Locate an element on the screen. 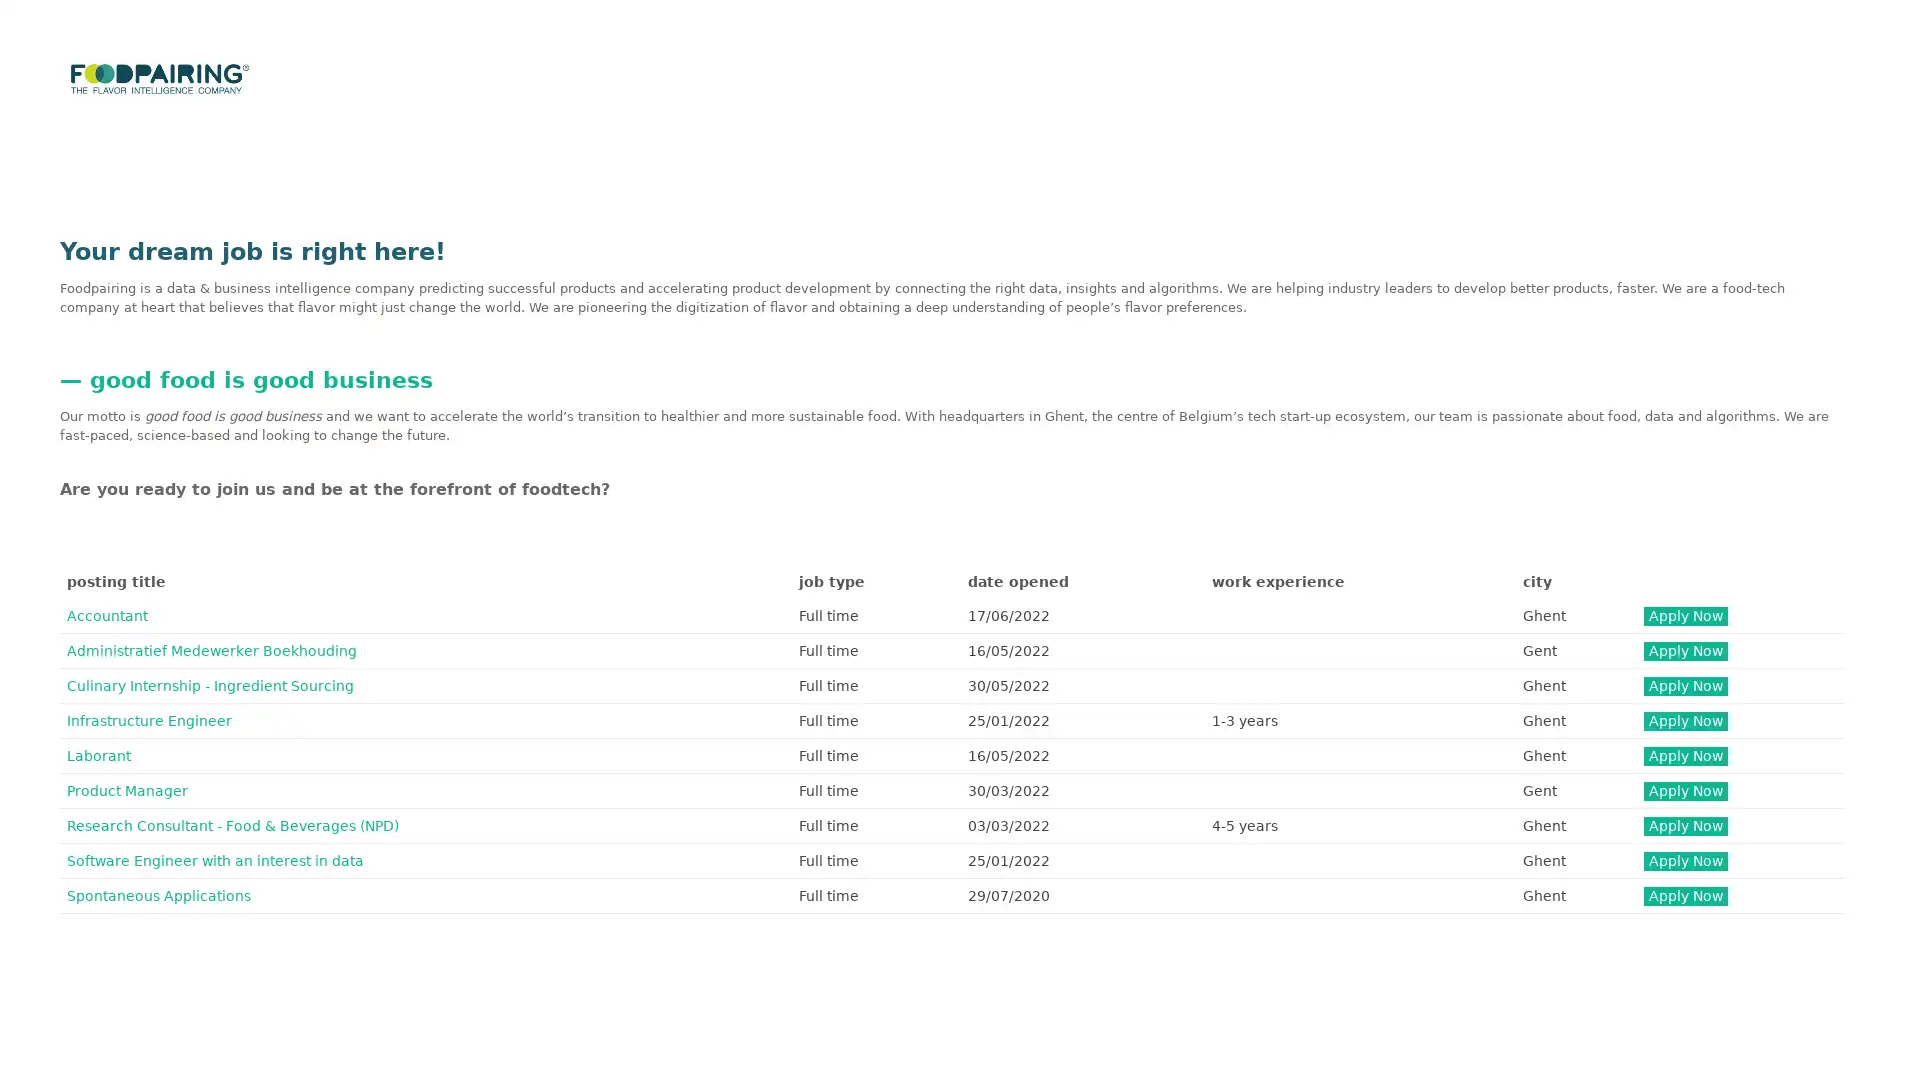 This screenshot has width=1920, height=1080. Apply Now is located at coordinates (1683, 720).